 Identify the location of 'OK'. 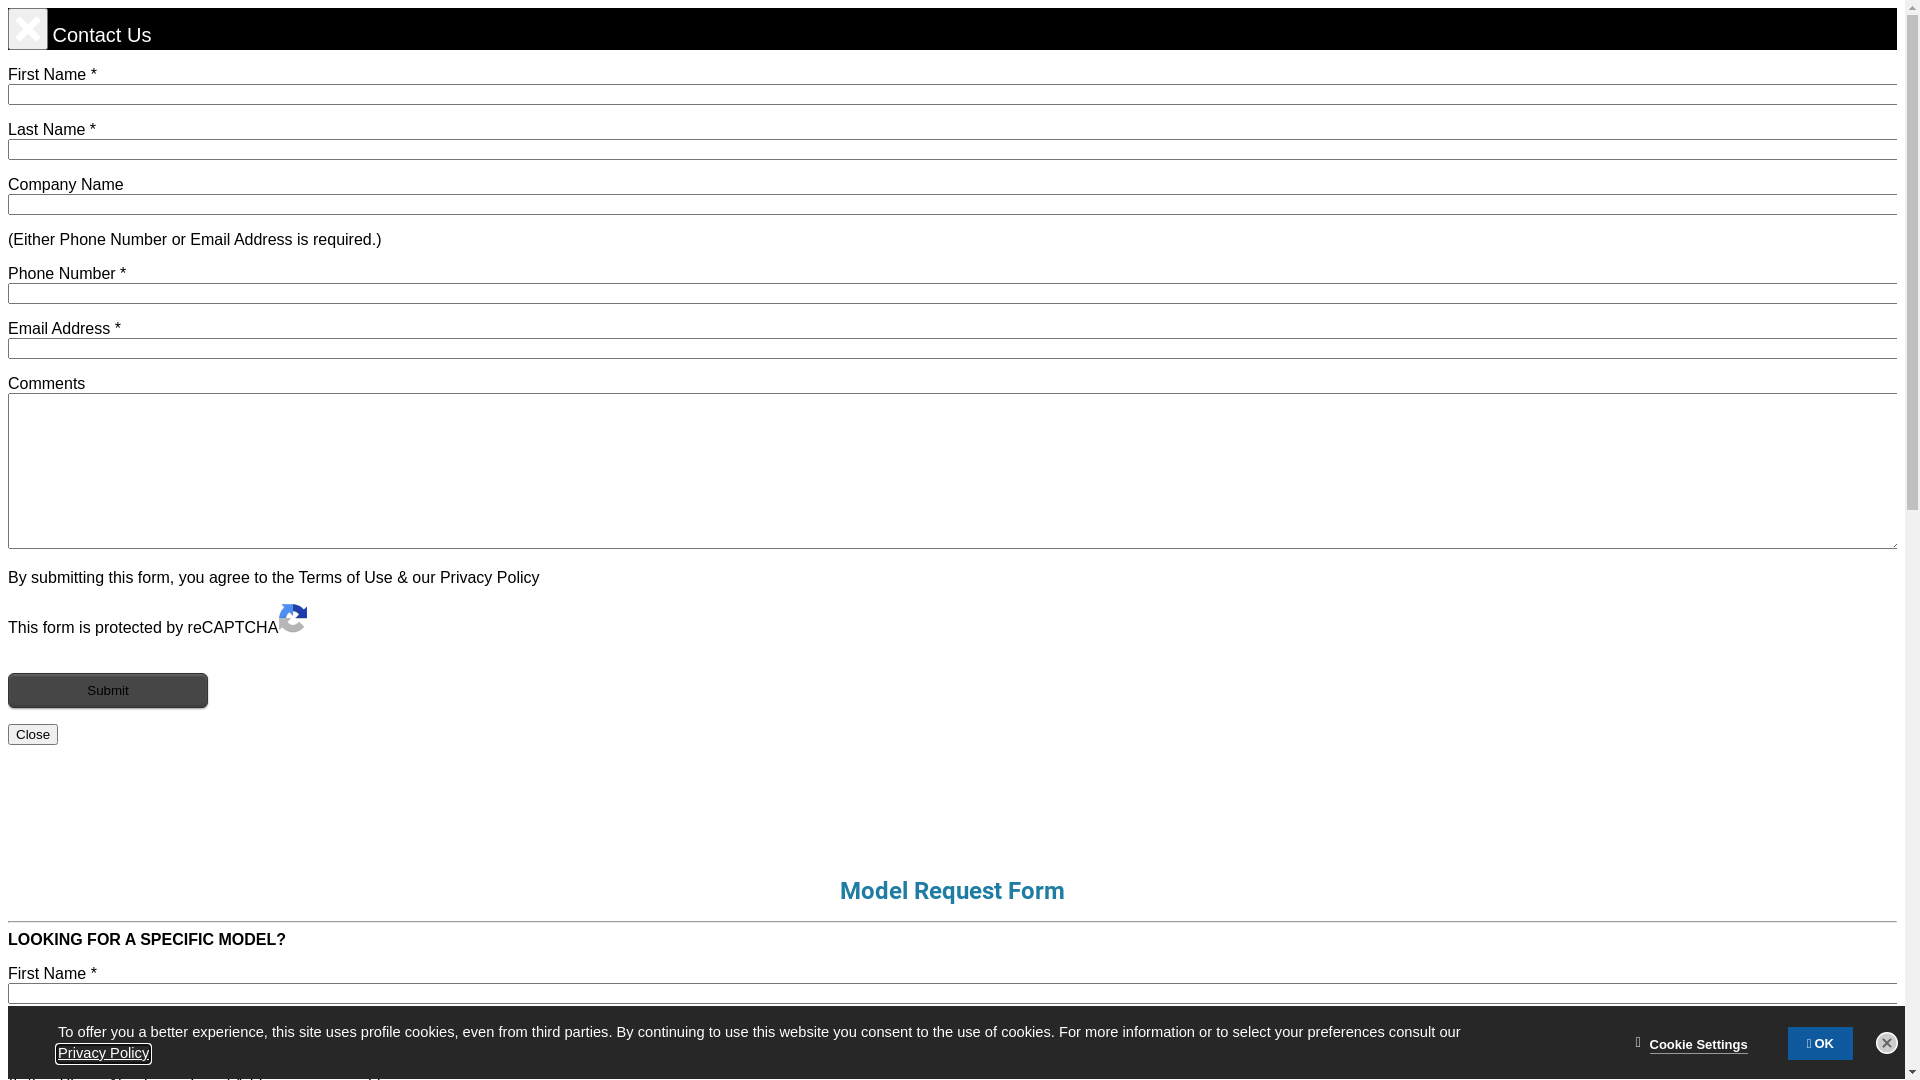
(1820, 1042).